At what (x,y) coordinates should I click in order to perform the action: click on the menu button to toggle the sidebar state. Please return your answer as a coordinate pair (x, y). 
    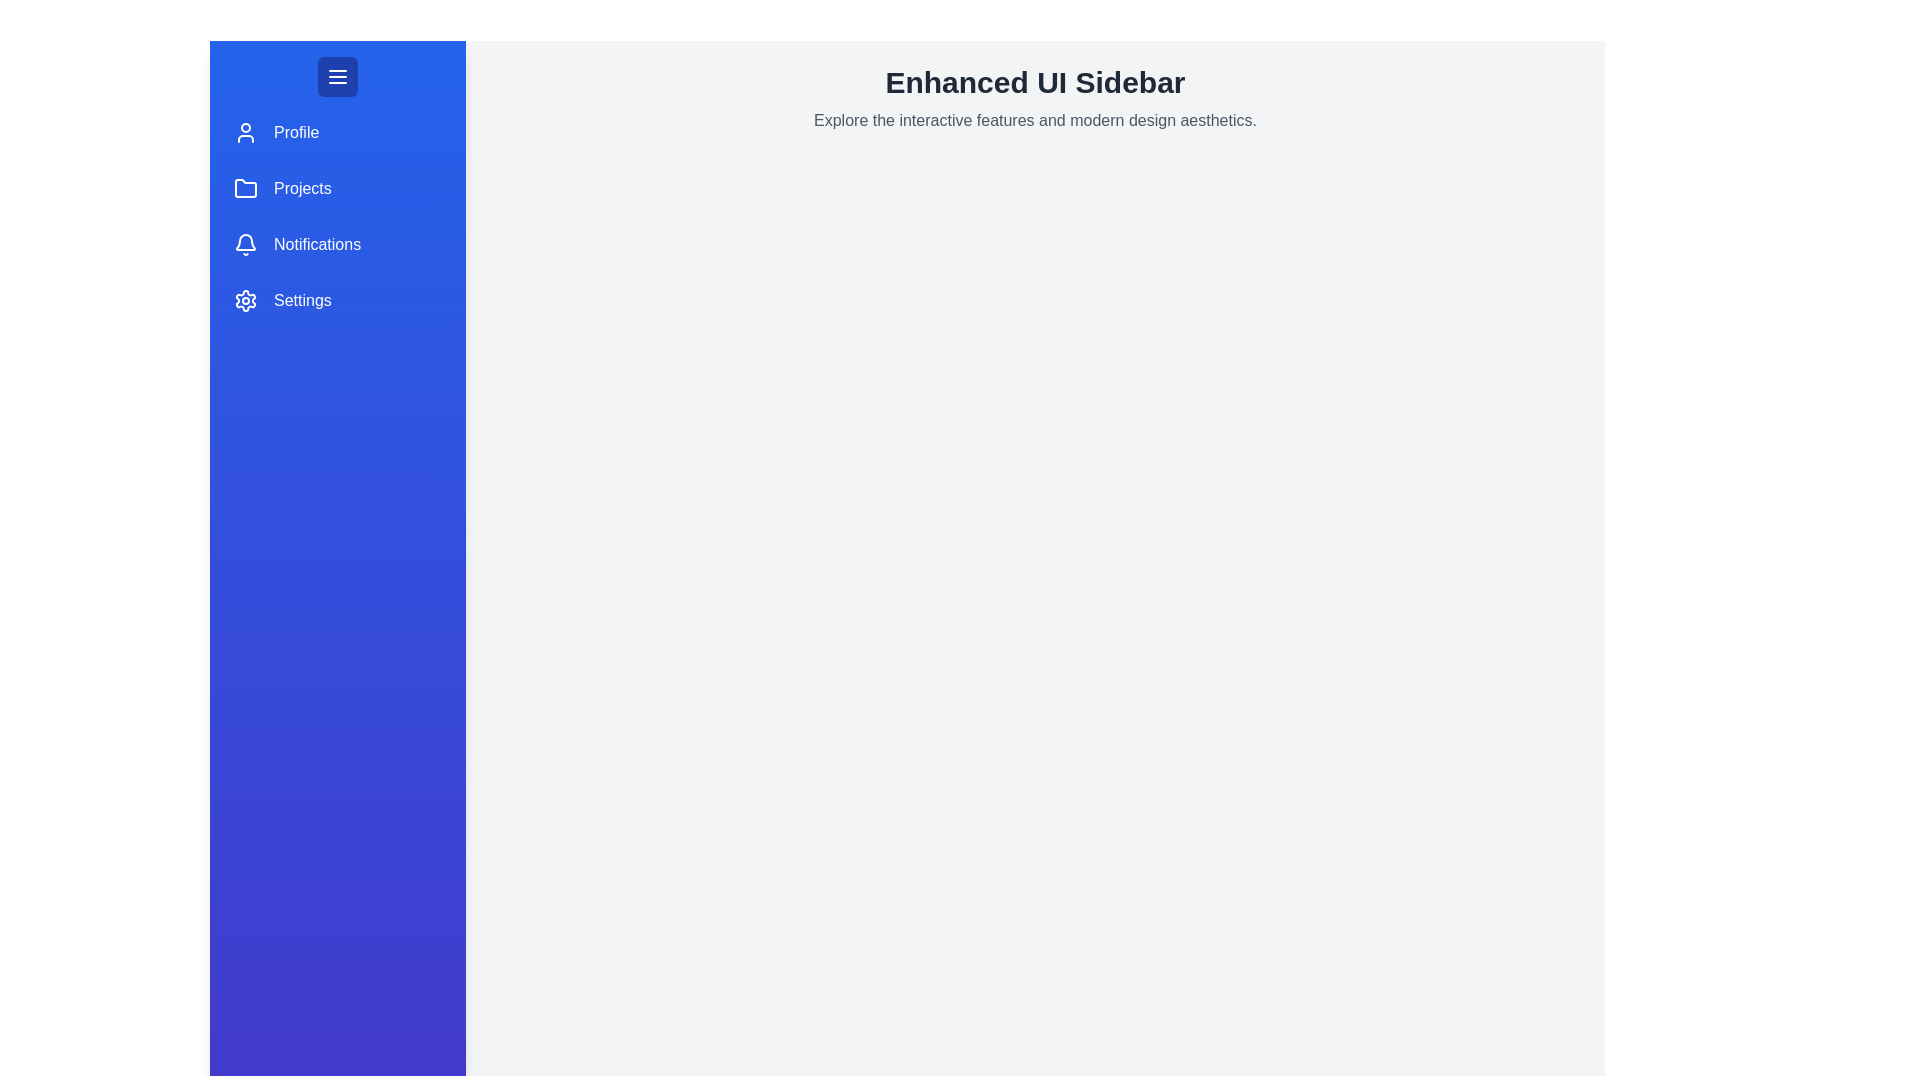
    Looking at the image, I should click on (337, 76).